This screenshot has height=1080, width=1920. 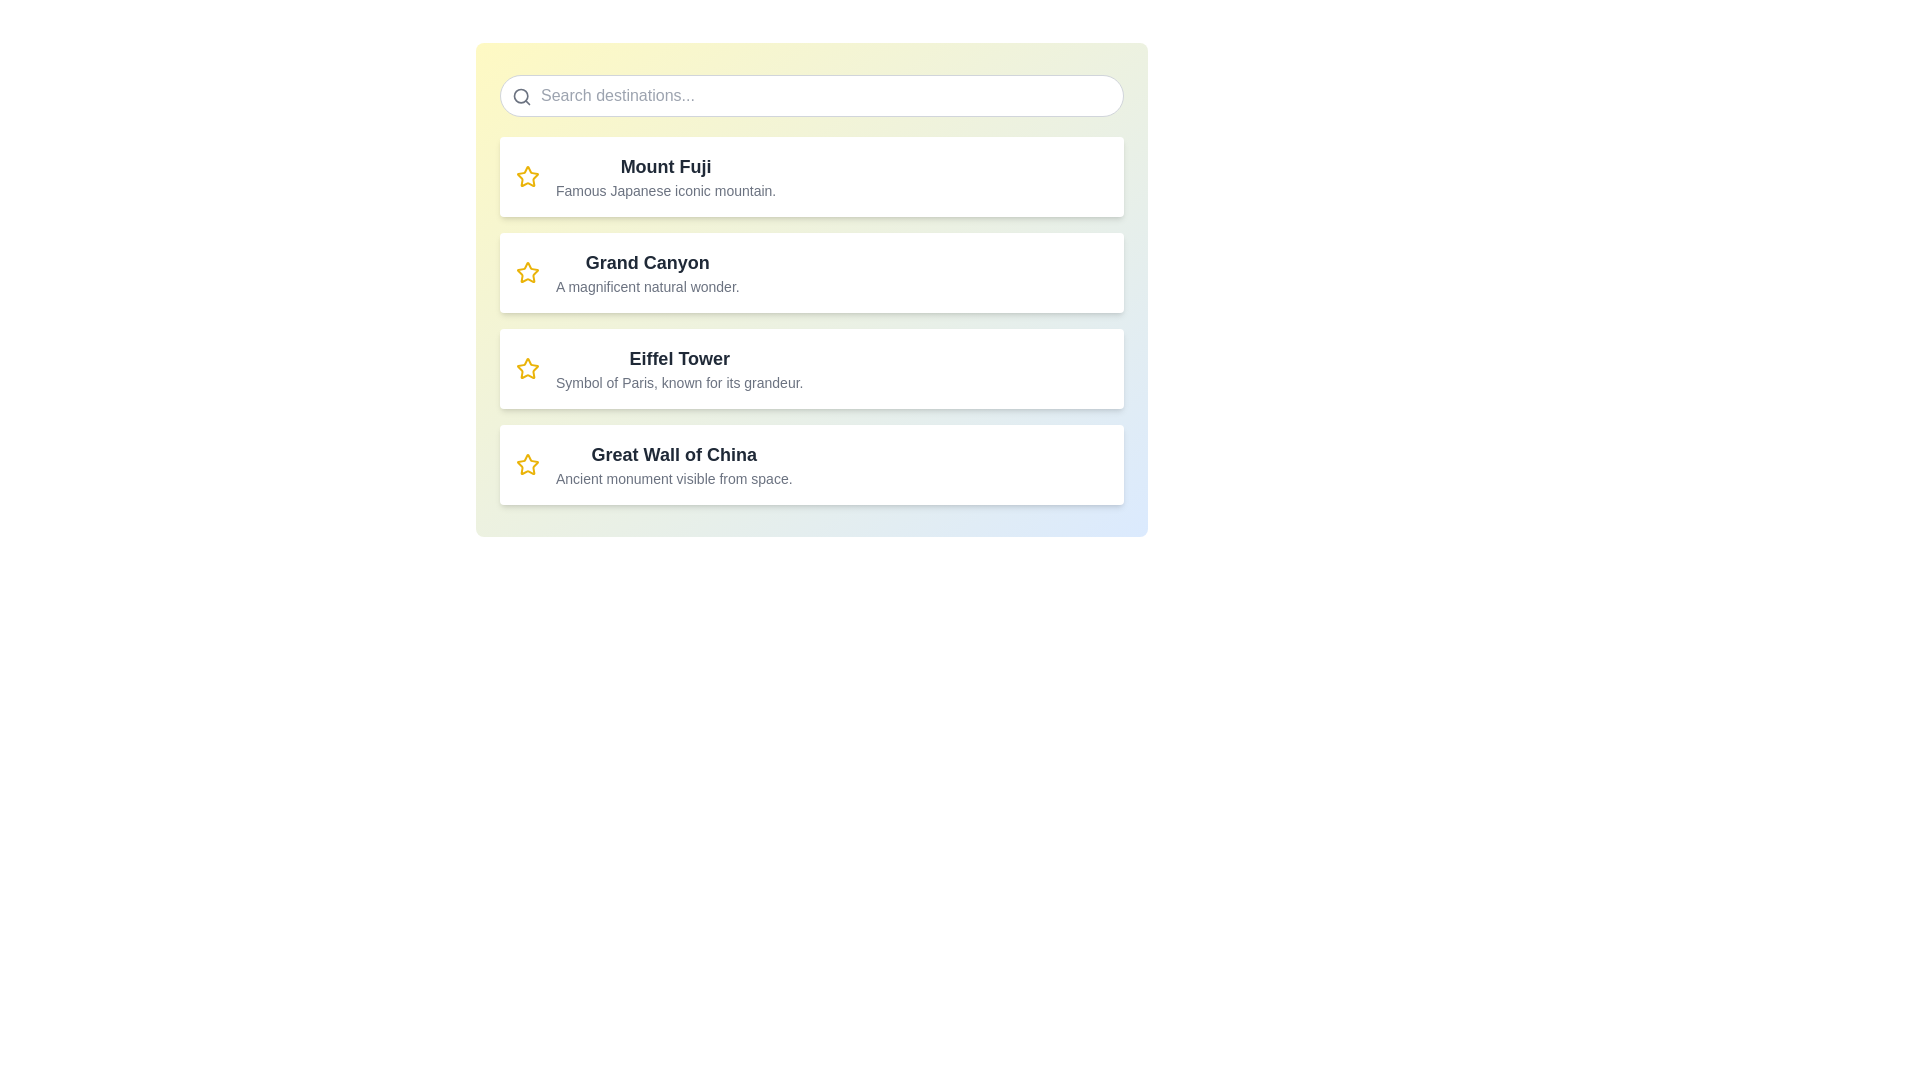 I want to click on the star icon graphic located on the left side of the fourth item in a vertical list, which describes the Great Wall of China, so click(x=528, y=465).